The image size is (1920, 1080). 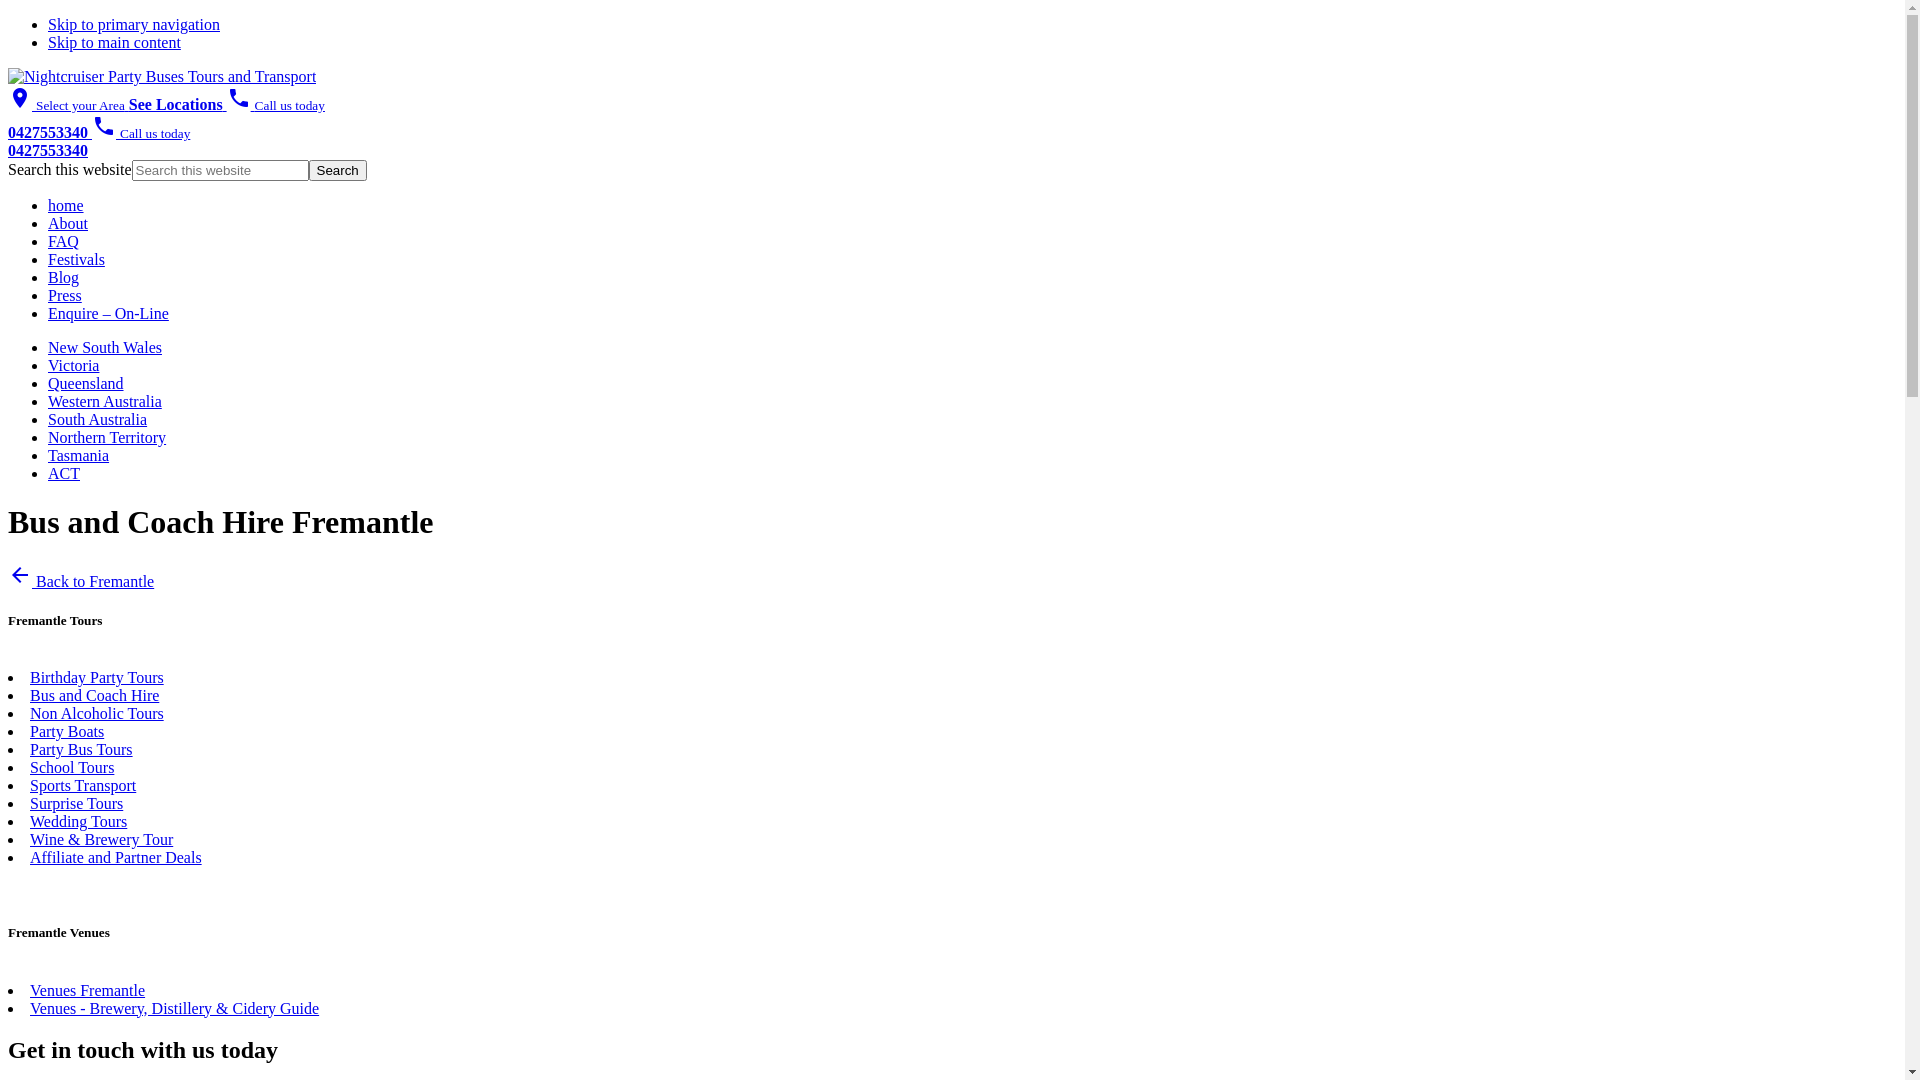 What do you see at coordinates (80, 581) in the screenshot?
I see `'arrow_back Back to Fremantle'` at bounding box center [80, 581].